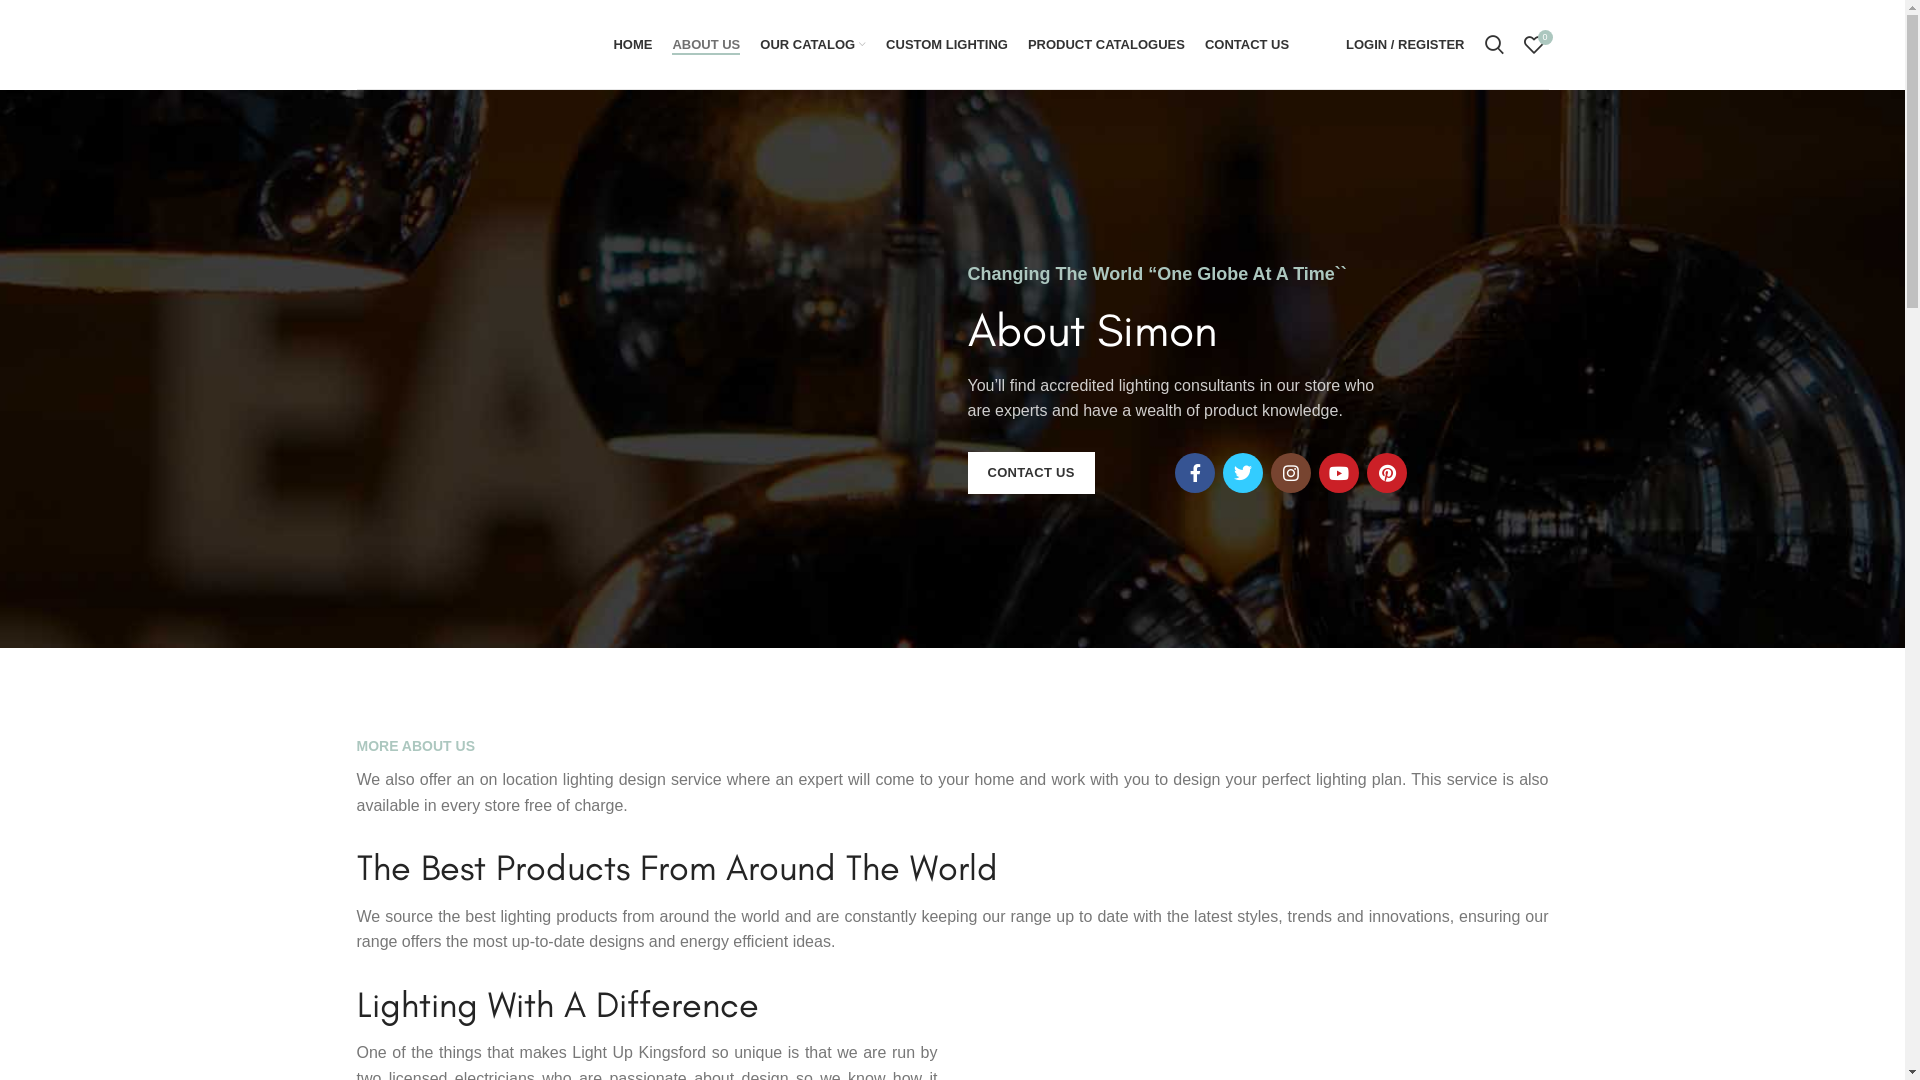 The width and height of the screenshot is (1920, 1080). I want to click on 'PRODUCT CATALOGUES', so click(1105, 43).